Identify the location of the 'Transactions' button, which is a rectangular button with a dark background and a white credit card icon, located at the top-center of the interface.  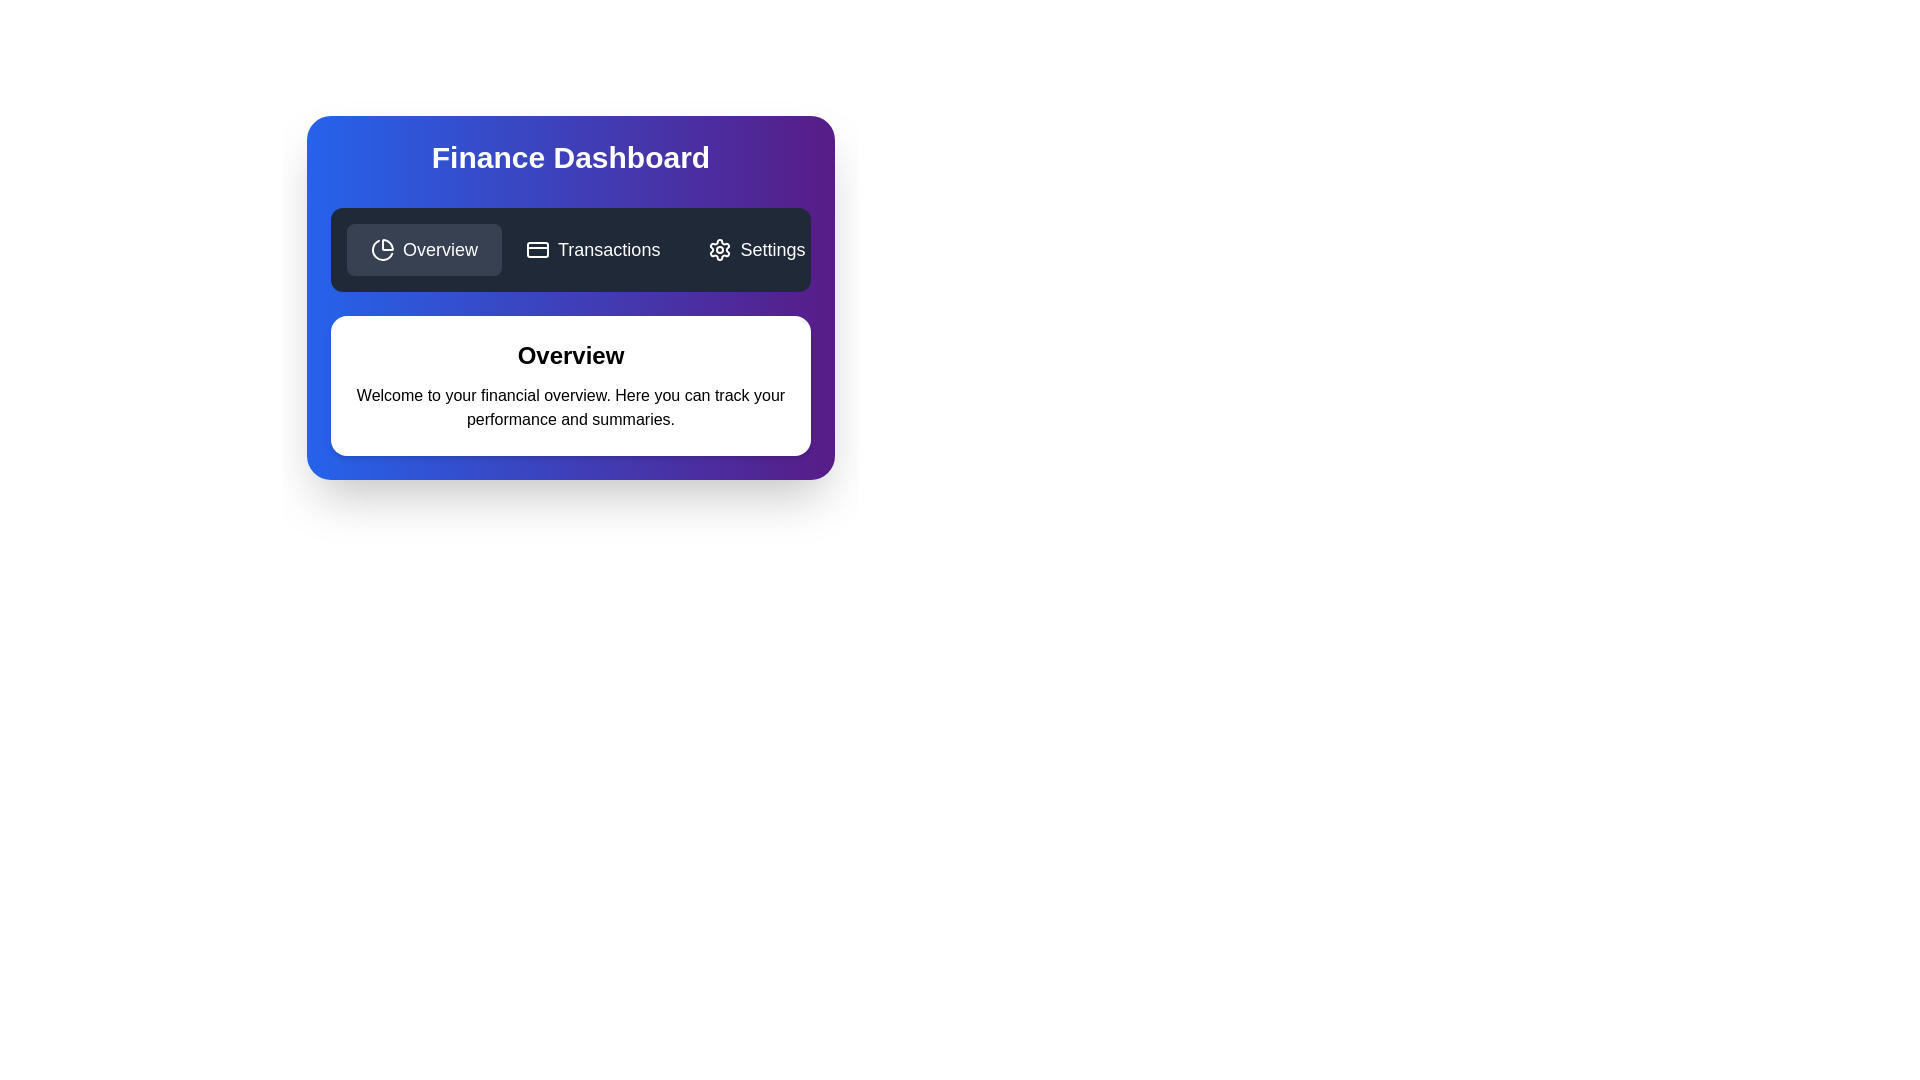
(592, 249).